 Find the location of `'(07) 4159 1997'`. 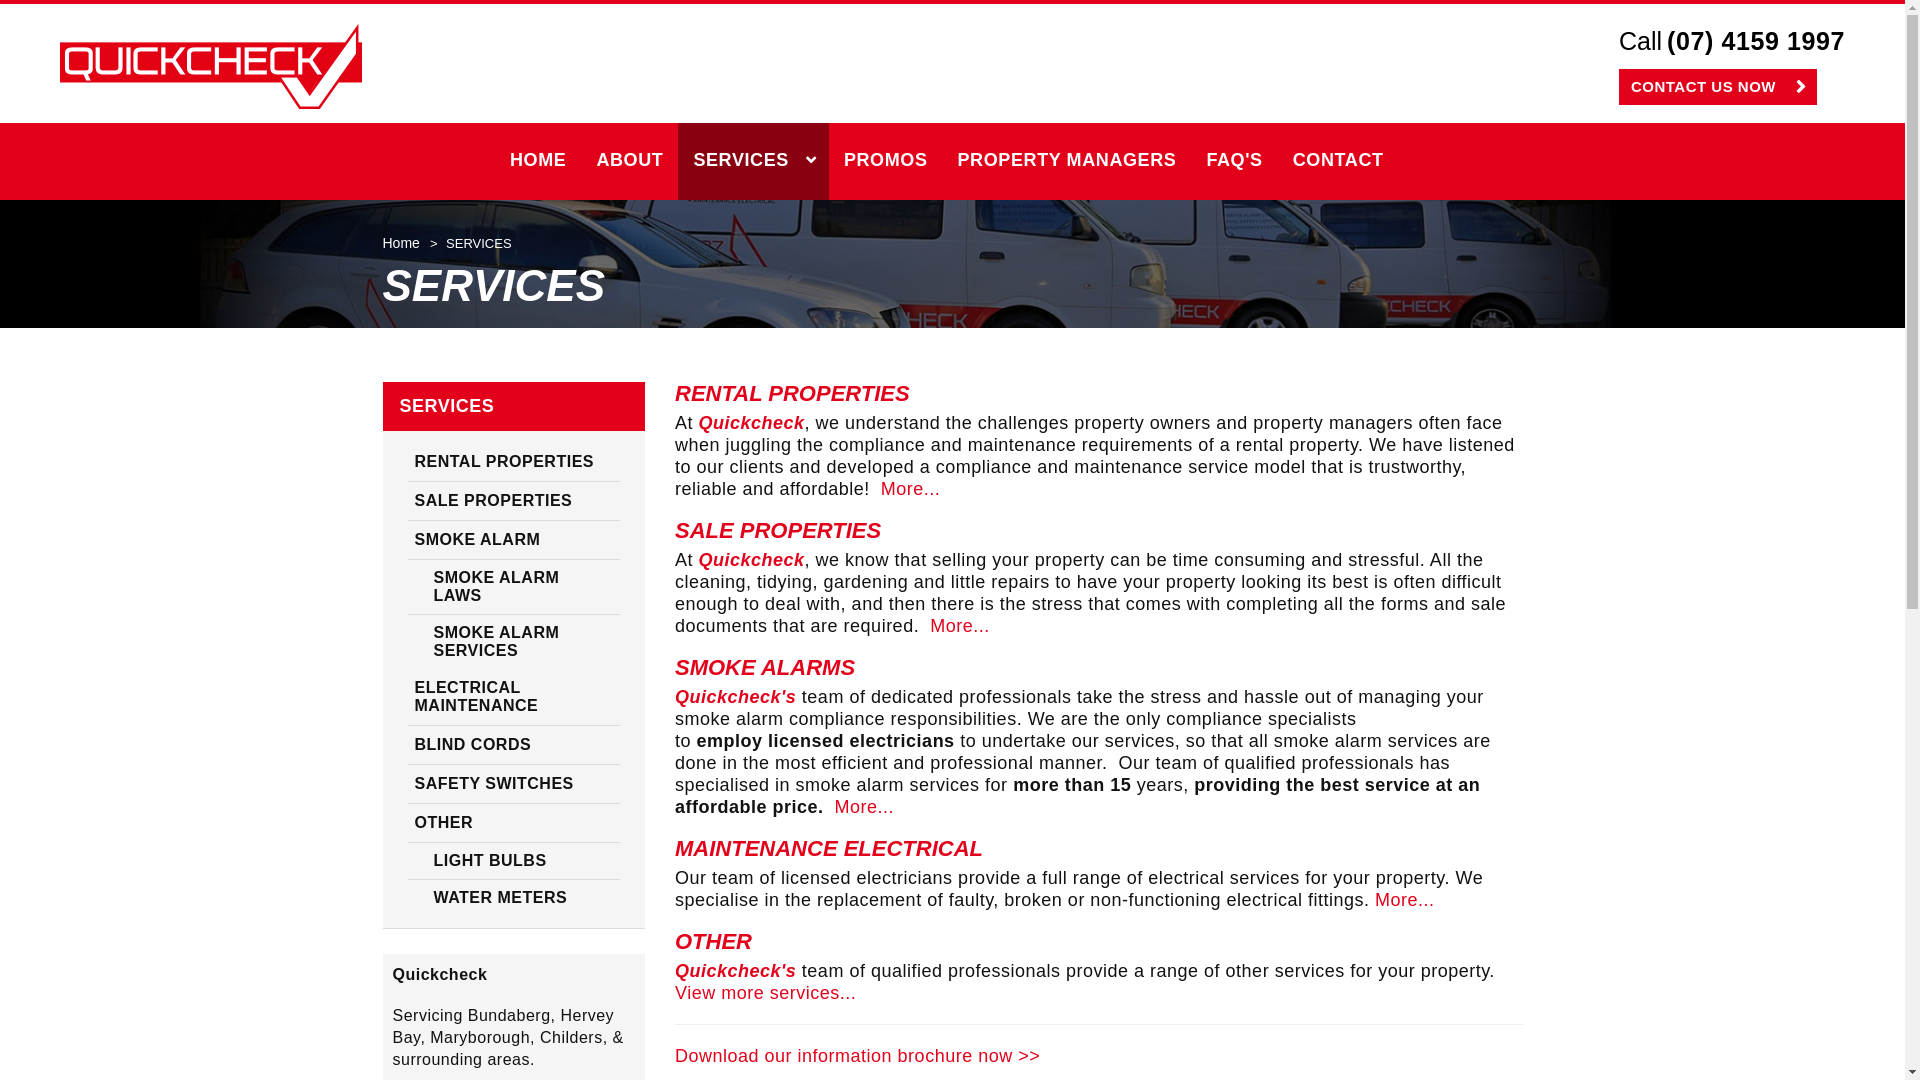

'(07) 4159 1997' is located at coordinates (1755, 42).